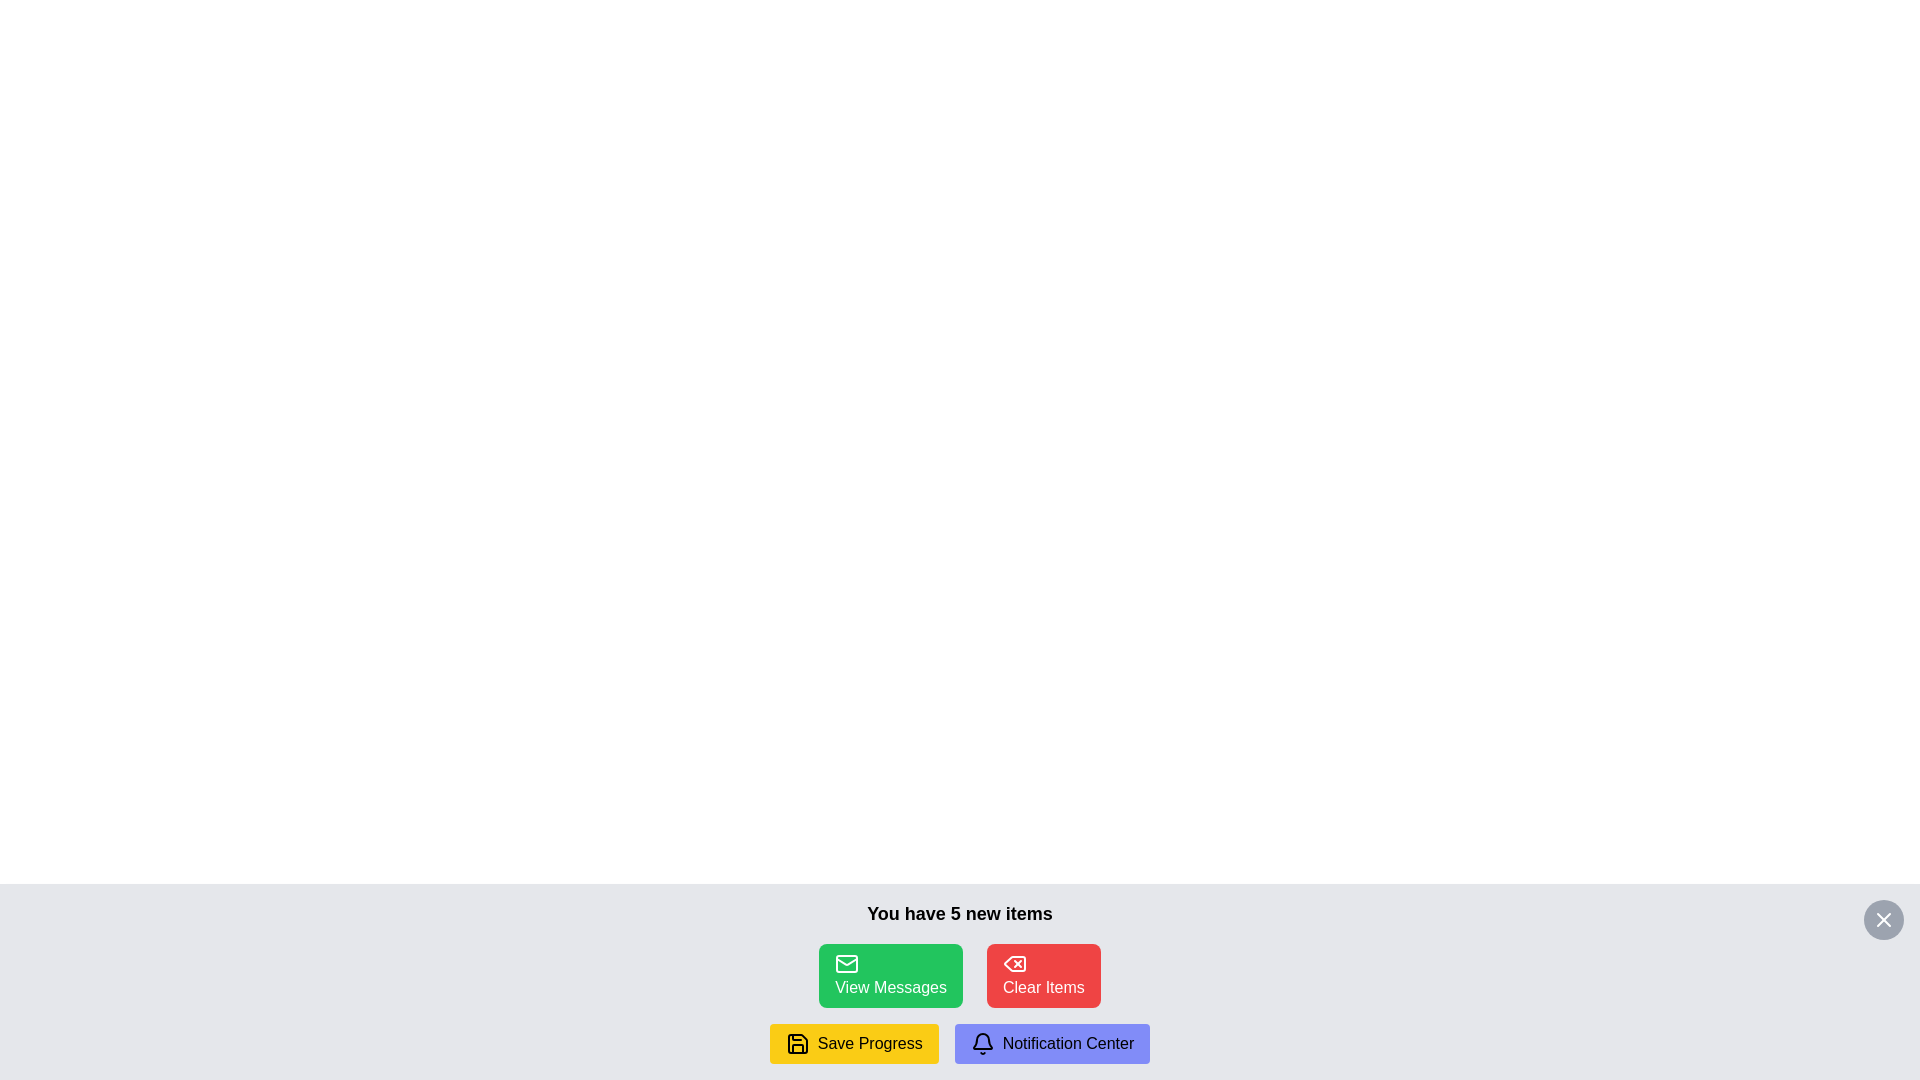  Describe the element at coordinates (890, 974) in the screenshot. I see `the first button in the bottom-central section of the interface` at that location.